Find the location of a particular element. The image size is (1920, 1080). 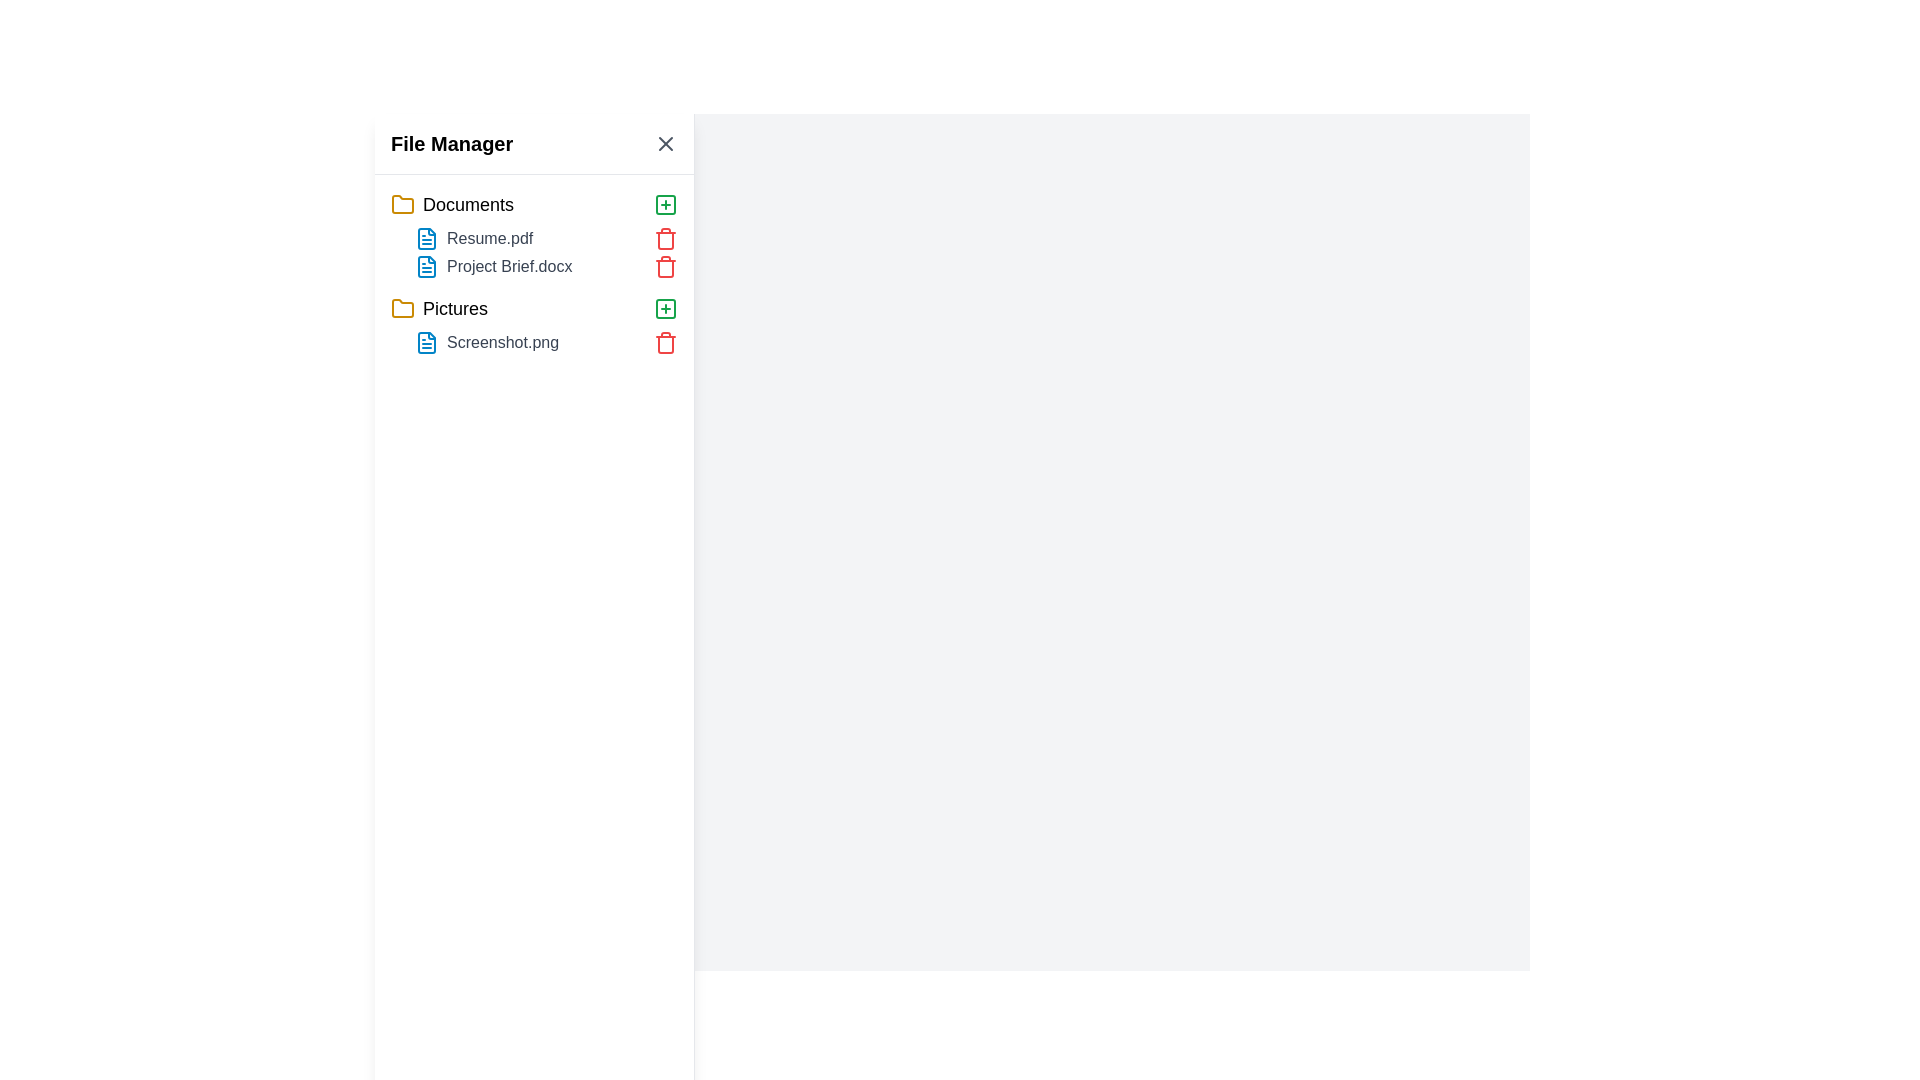

the file icon representing 'Screenshot.png' in the 'Pictures' folder section of the 'File Manager' UI is located at coordinates (426, 342).